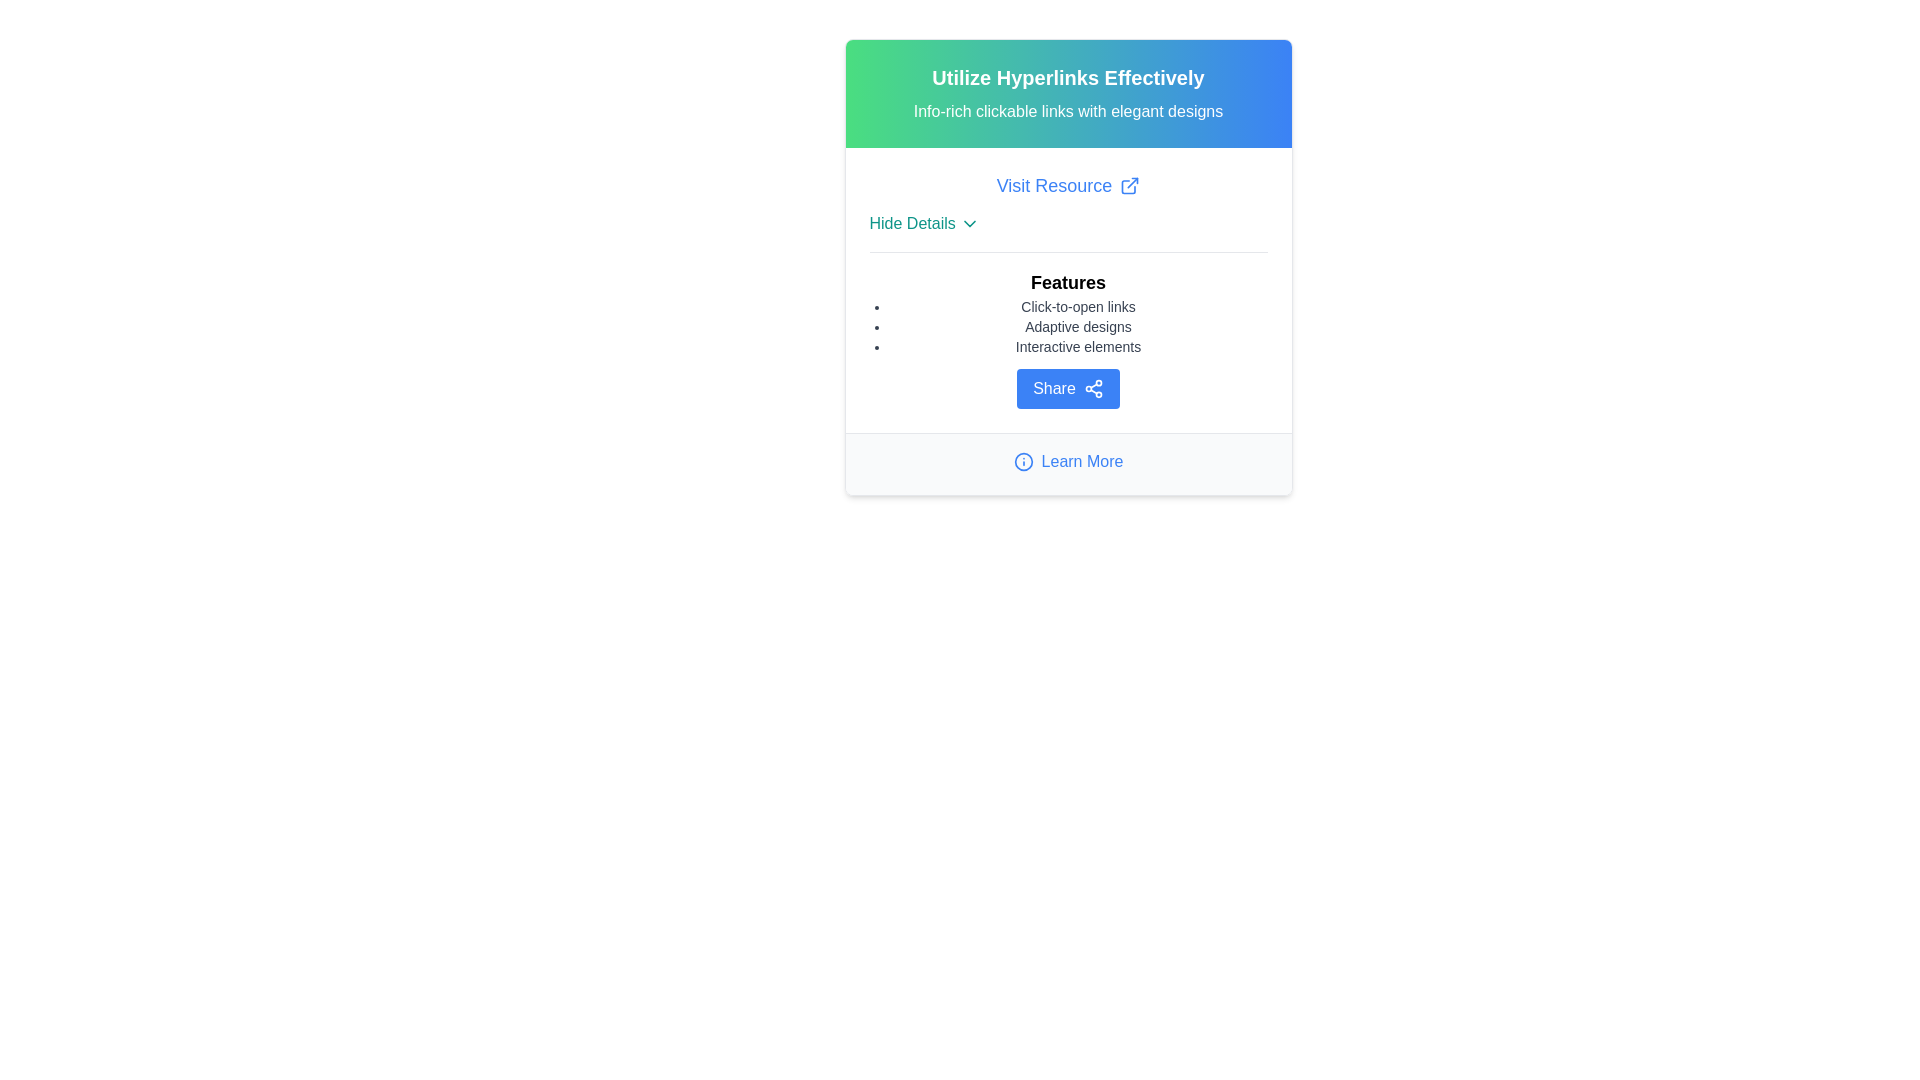 Image resolution: width=1920 pixels, height=1080 pixels. What do you see at coordinates (1077, 307) in the screenshot?
I see `the text label displaying 'Click-to-open links' in the bulleted list under the heading 'Features'` at bounding box center [1077, 307].